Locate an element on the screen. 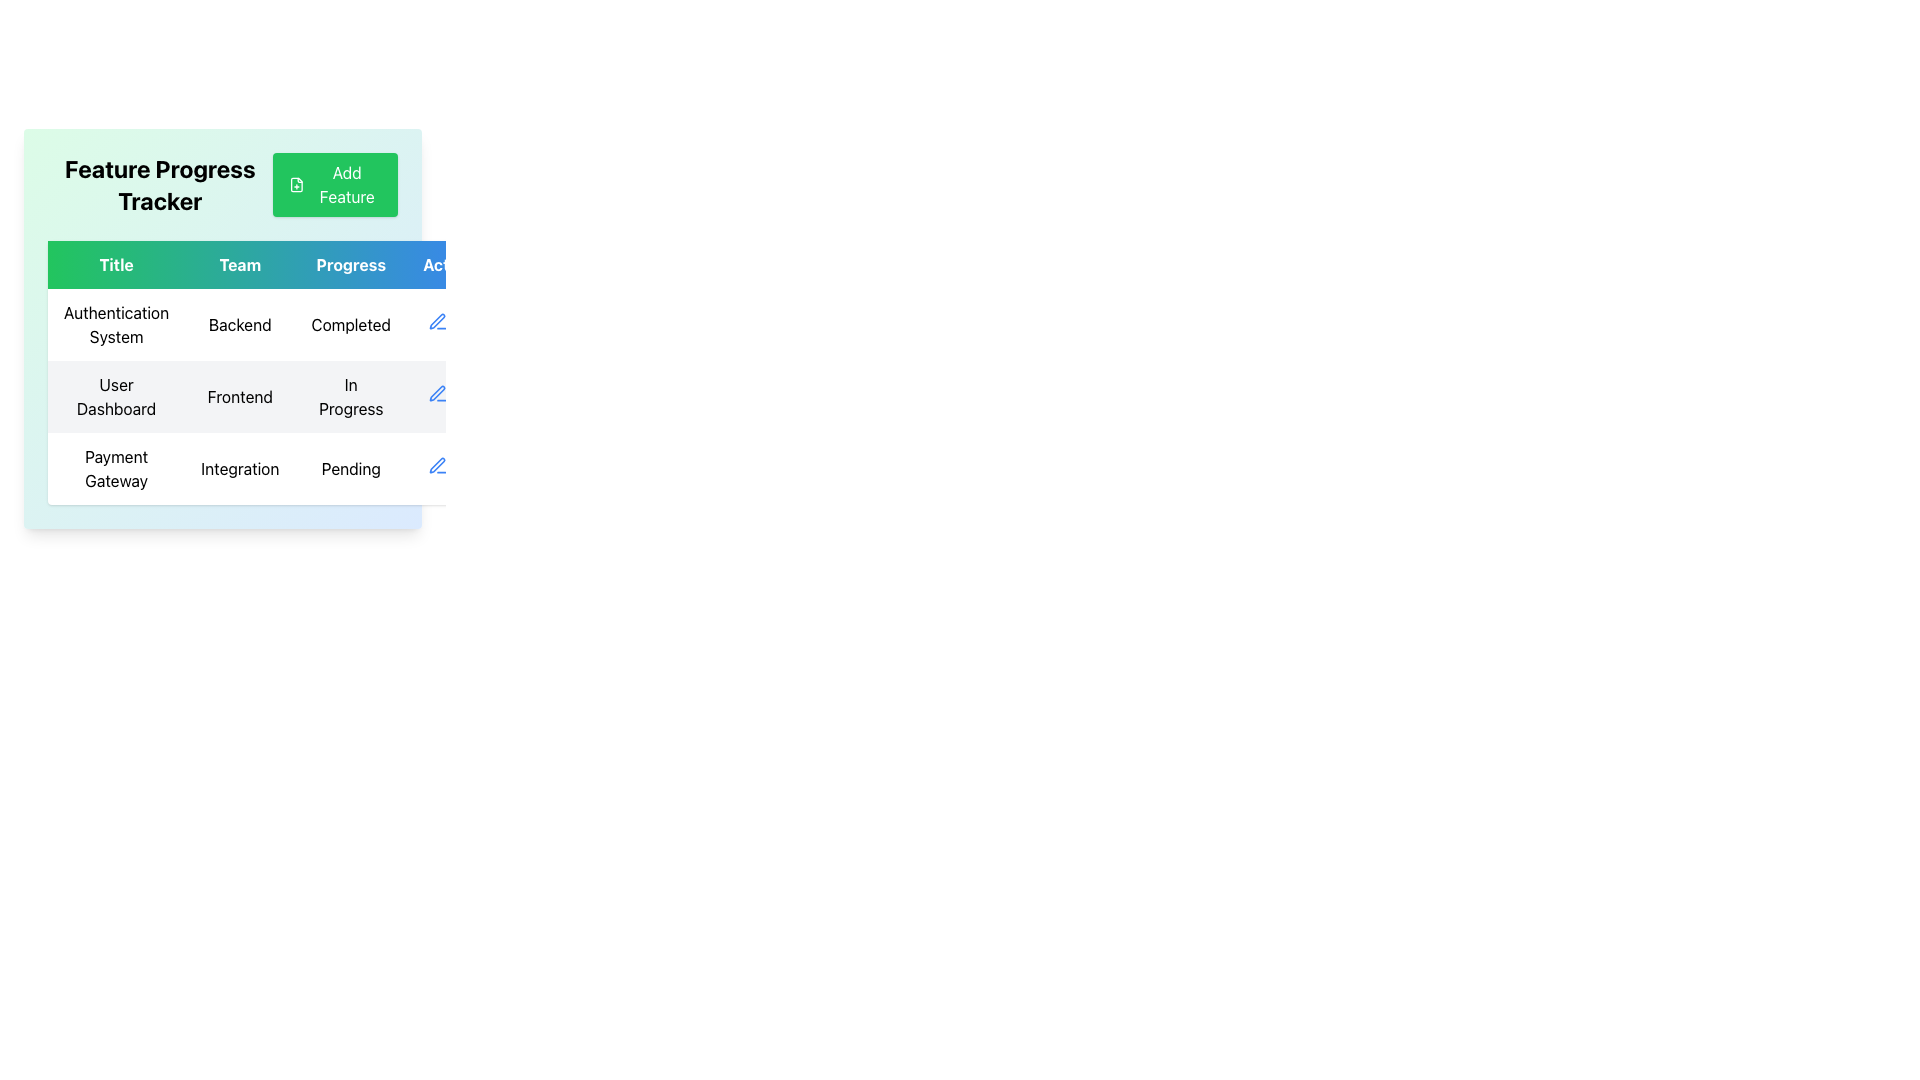  the third column header that indicates progress statuses for tasks, positioned between 'Team' and 'Actions' is located at coordinates (351, 264).